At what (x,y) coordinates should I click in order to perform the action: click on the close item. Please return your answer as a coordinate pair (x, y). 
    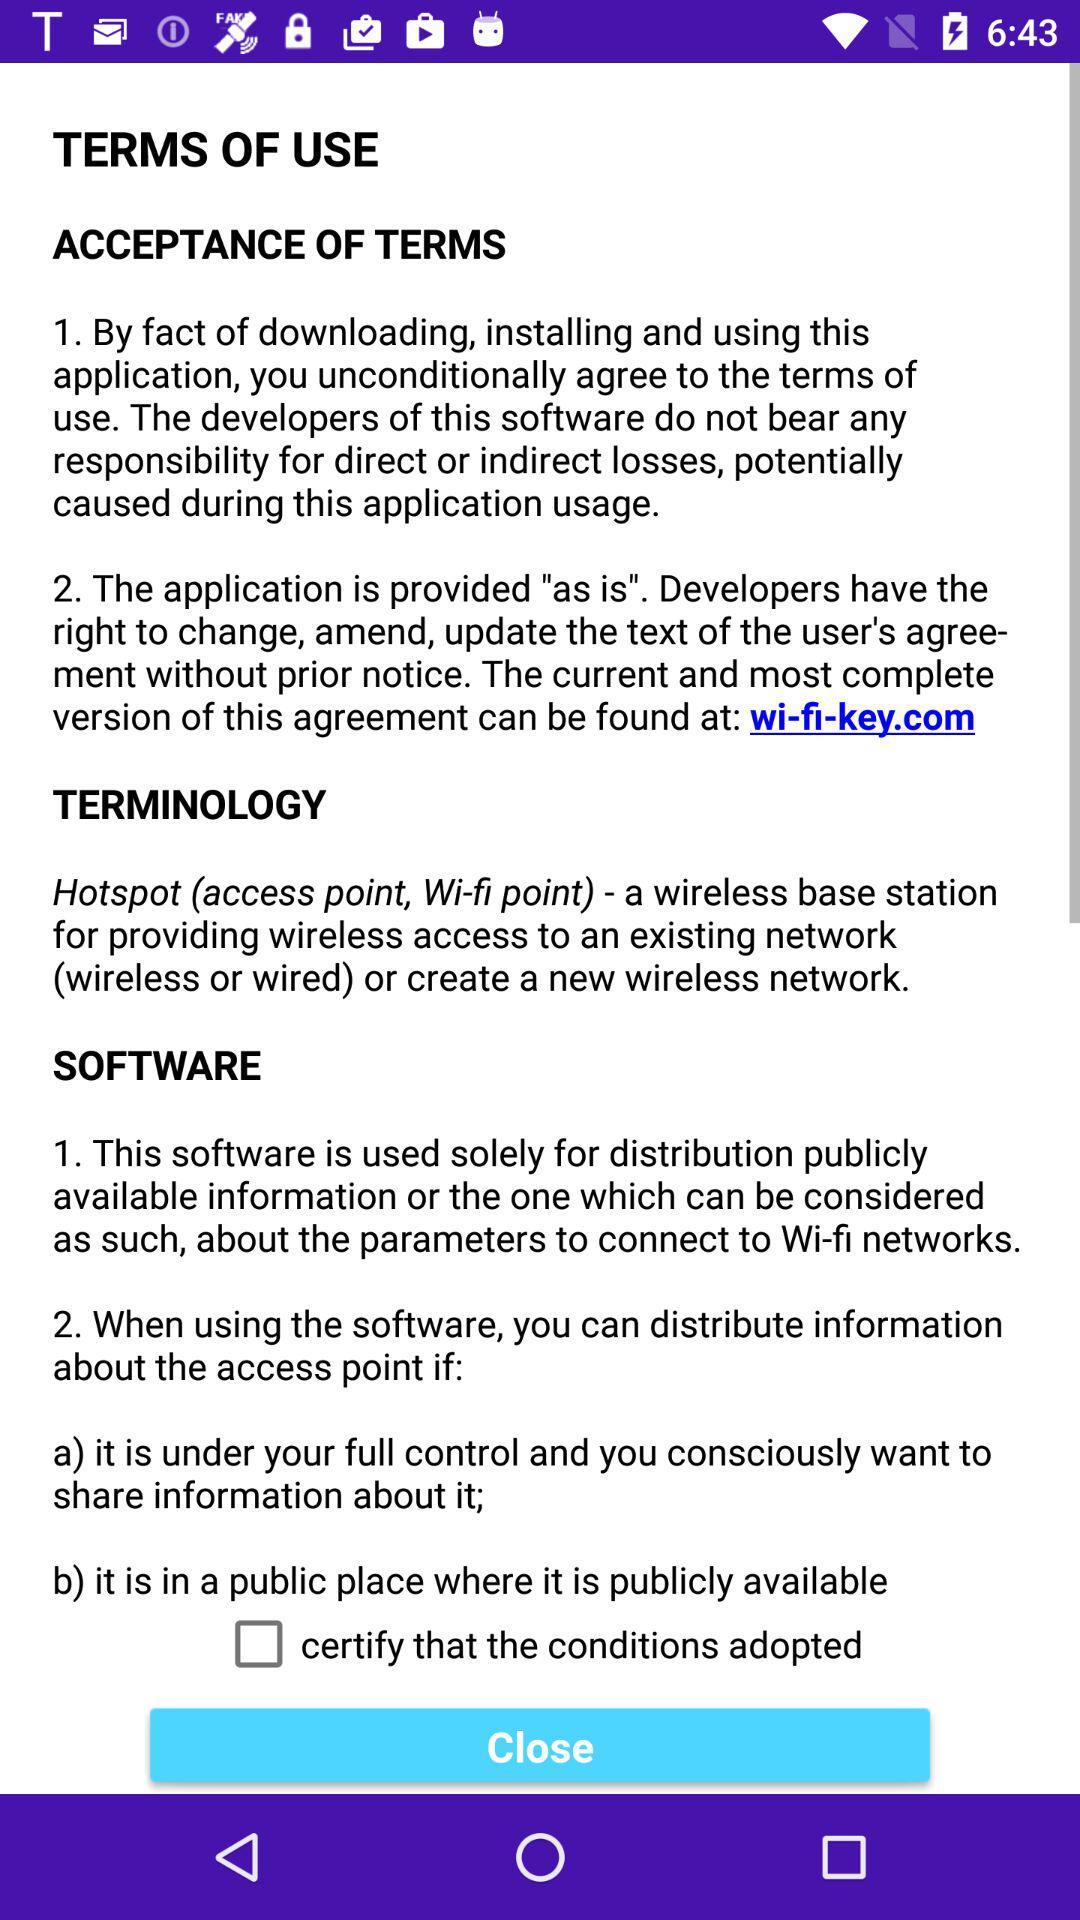
    Looking at the image, I should click on (540, 1745).